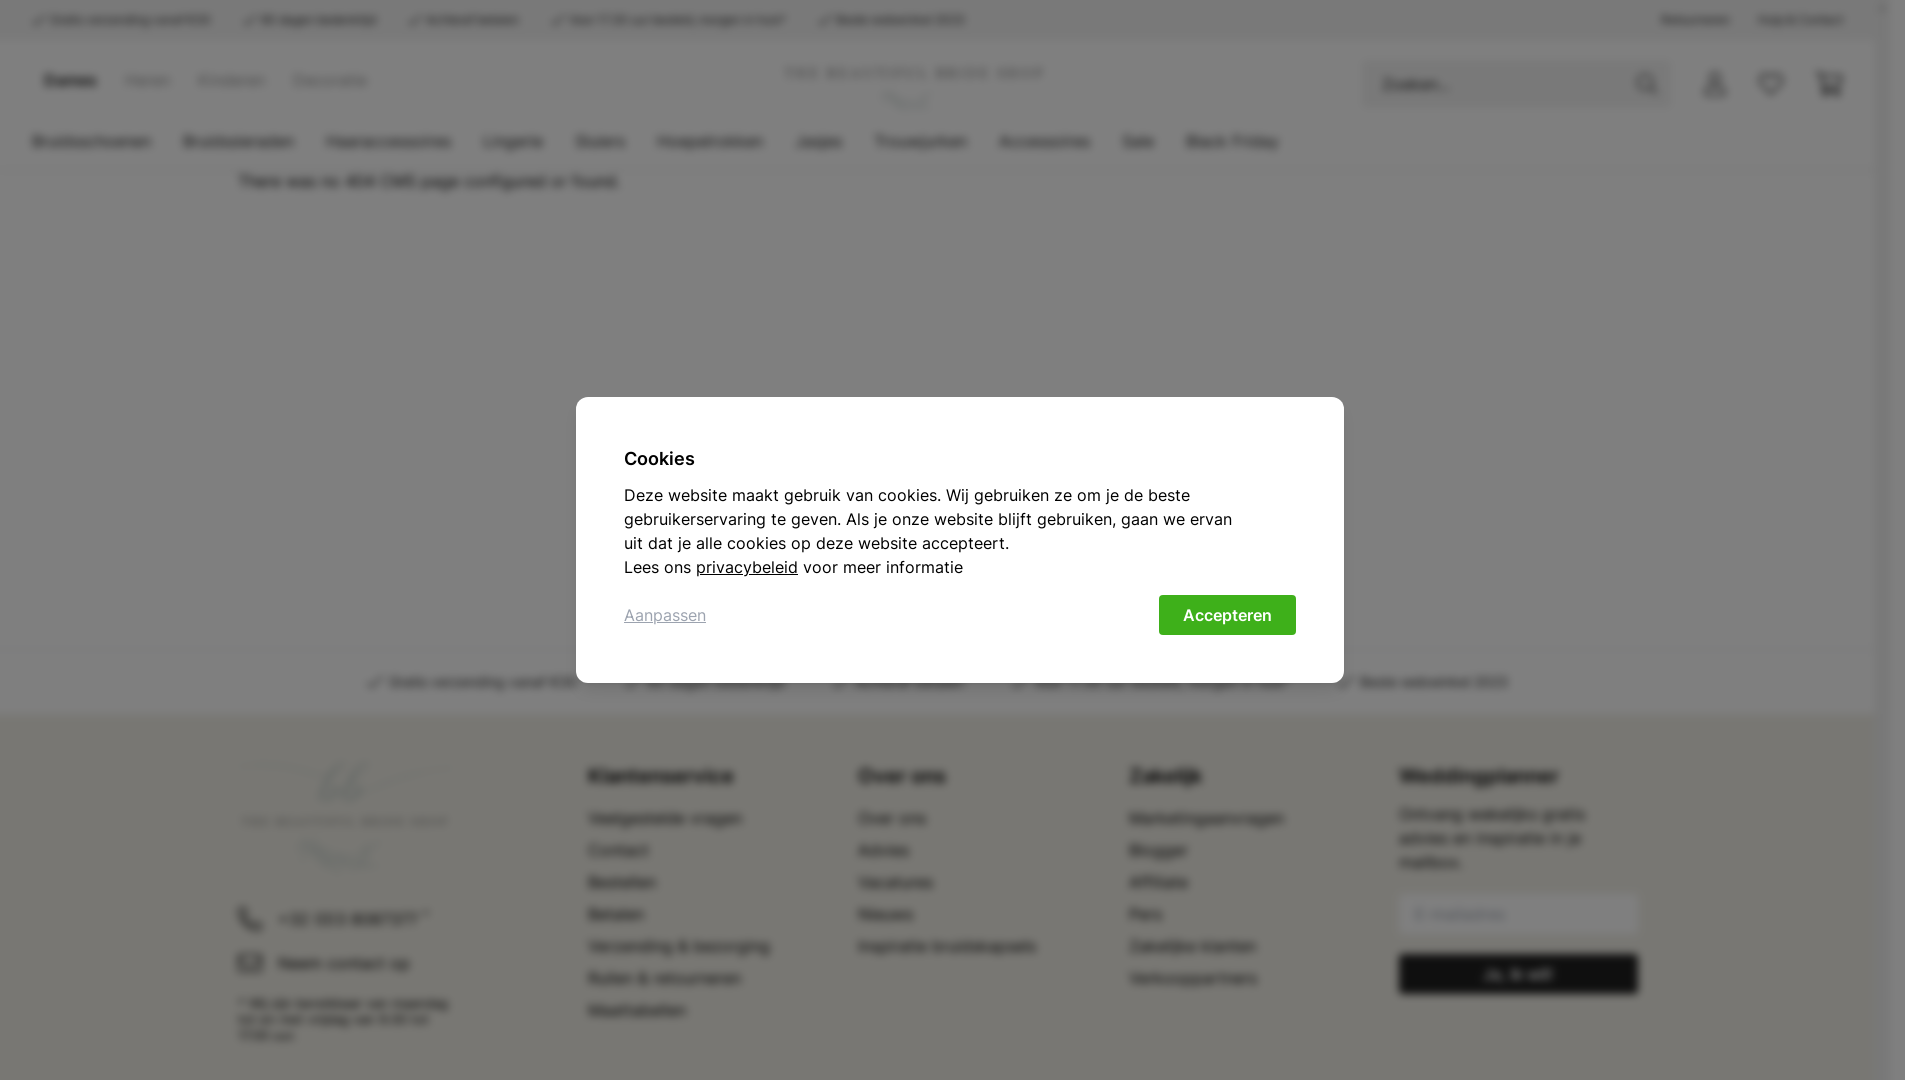 The height and width of the screenshot is (1080, 1920). Describe the element at coordinates (919, 140) in the screenshot. I see `'Trouwjurken'` at that location.